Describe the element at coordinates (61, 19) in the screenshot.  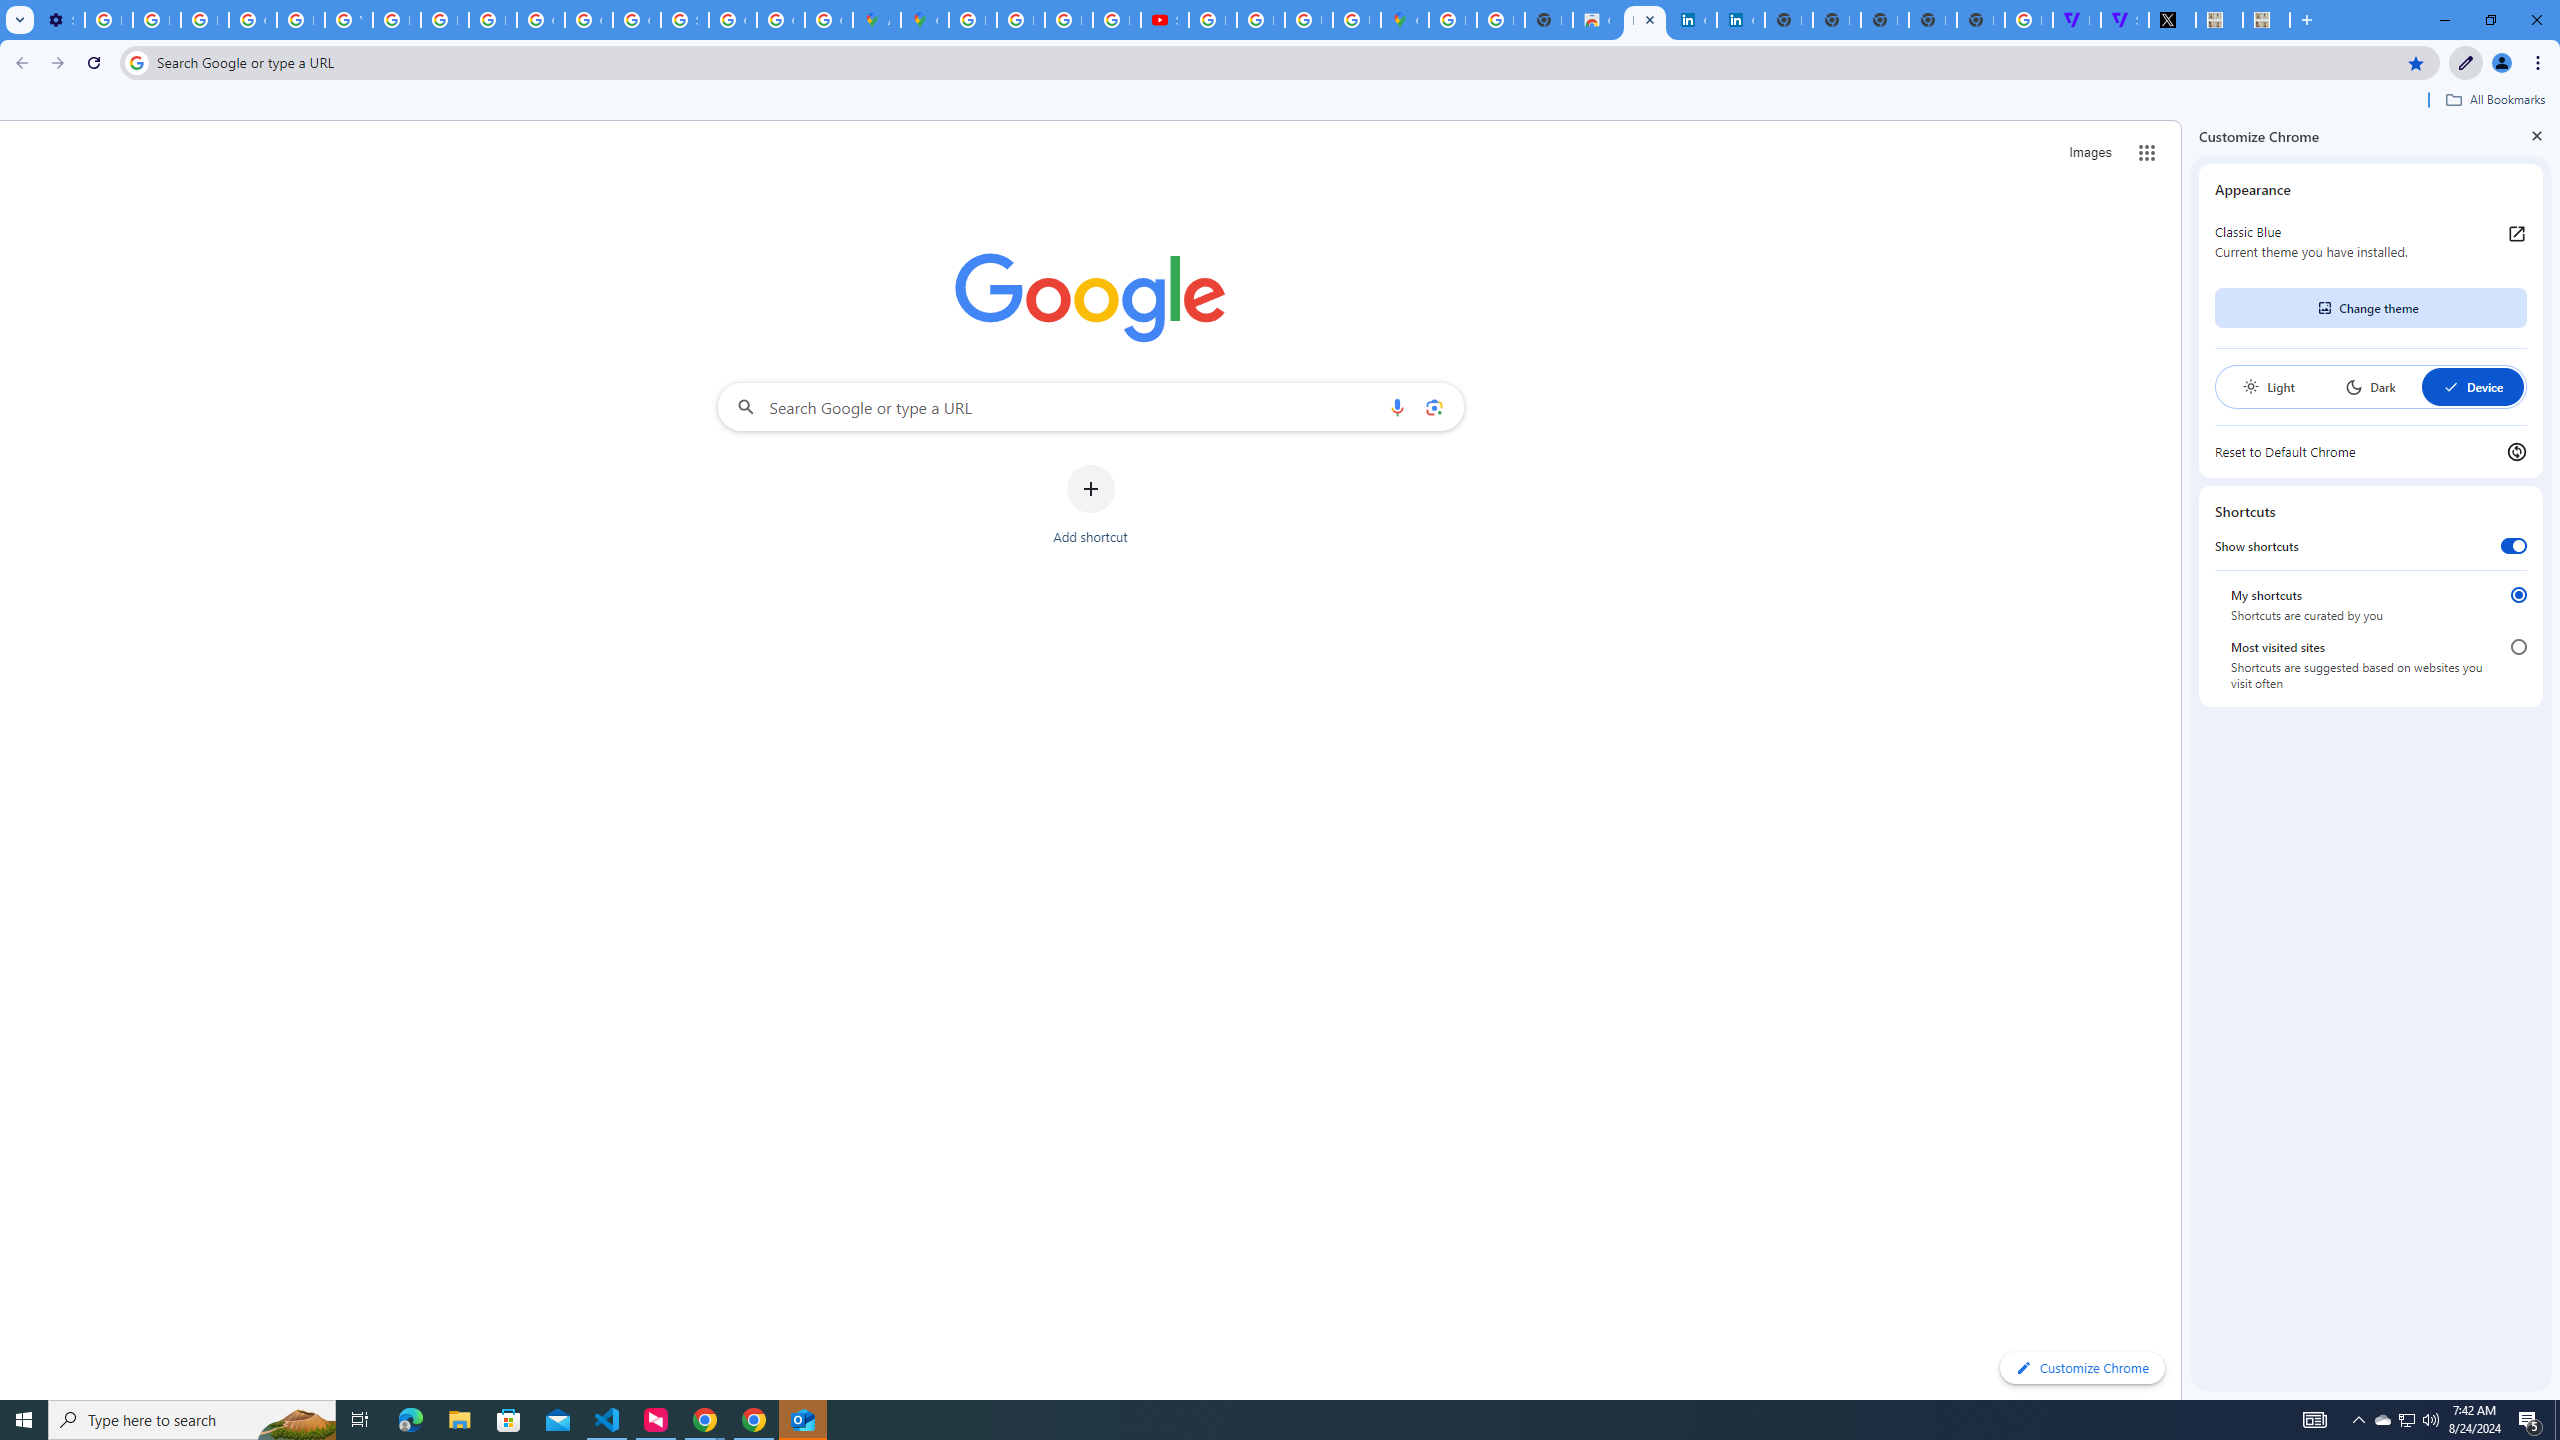
I see `'Settings - Customize profile'` at that location.